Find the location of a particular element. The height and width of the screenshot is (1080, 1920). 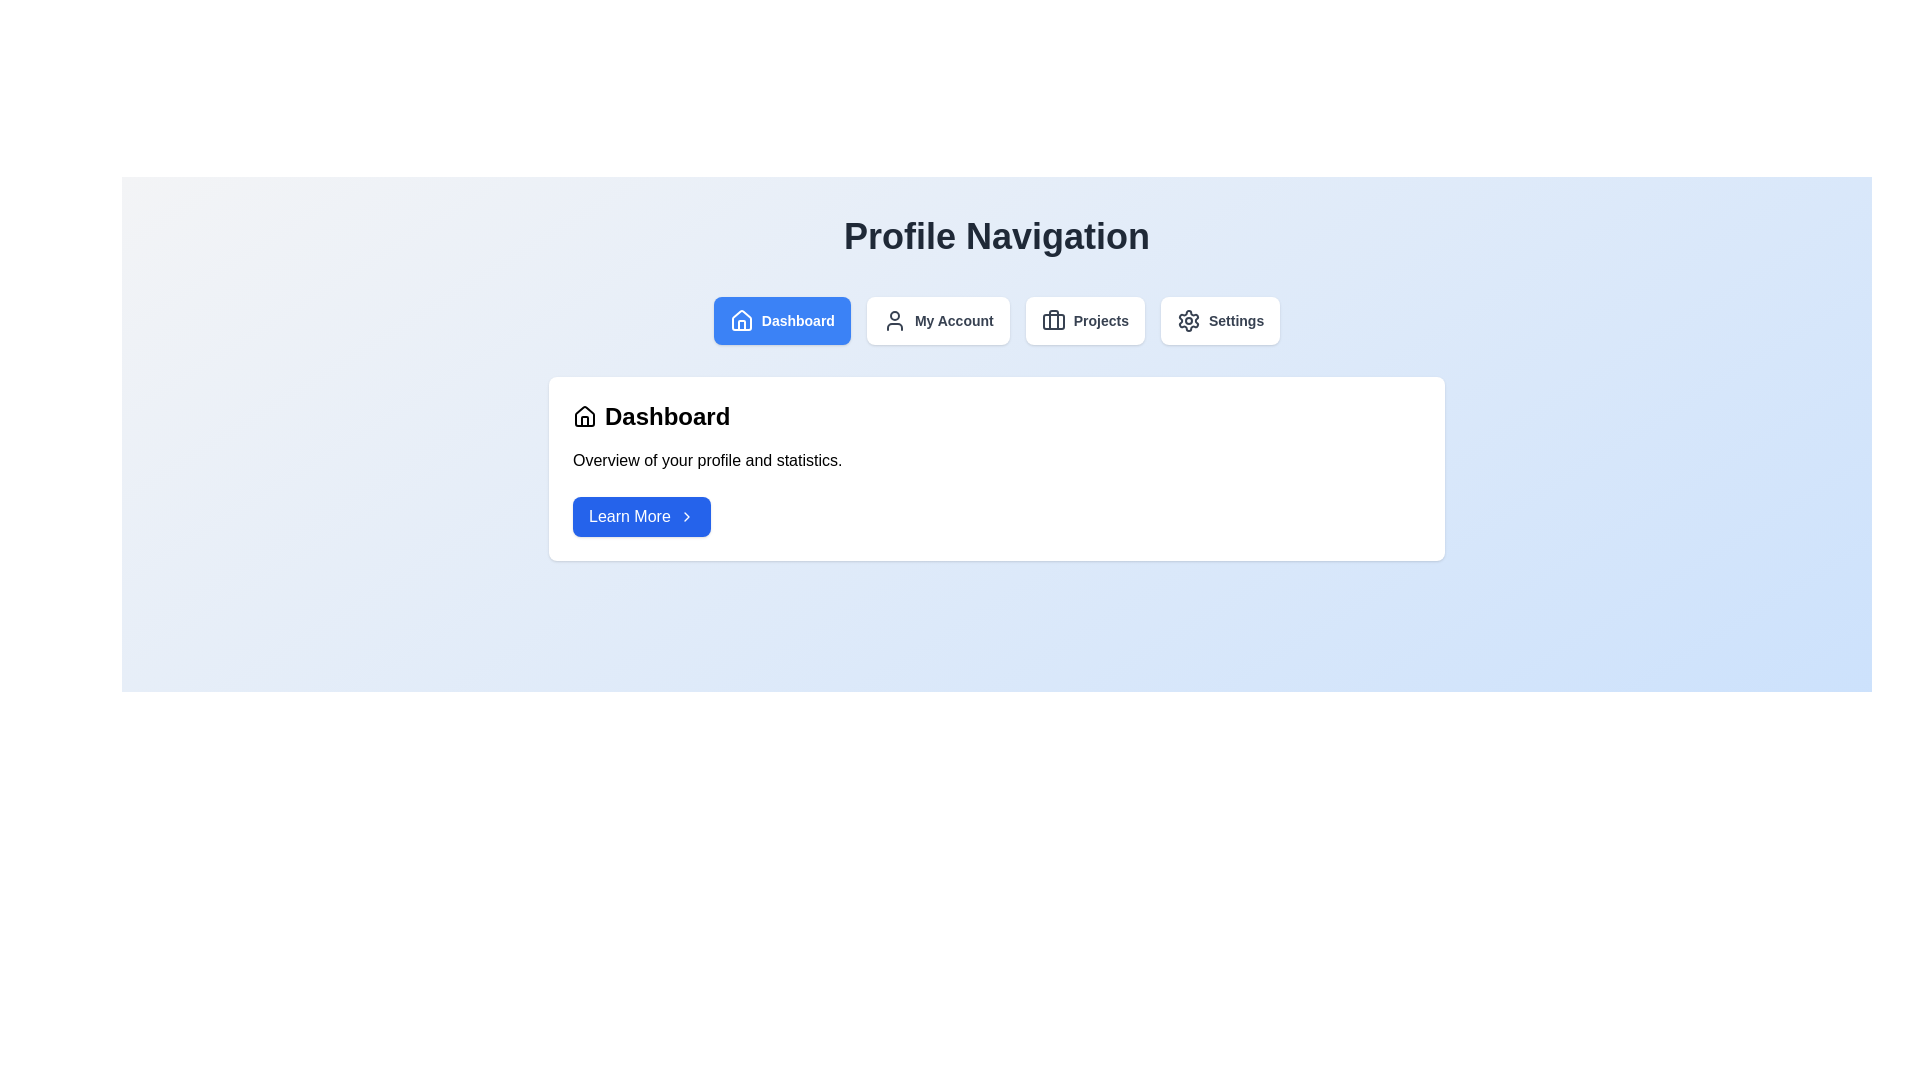

the 'My Account' icon located in the primary navigation bar, which is the second item from the left, visually representing user account-related content is located at coordinates (893, 319).